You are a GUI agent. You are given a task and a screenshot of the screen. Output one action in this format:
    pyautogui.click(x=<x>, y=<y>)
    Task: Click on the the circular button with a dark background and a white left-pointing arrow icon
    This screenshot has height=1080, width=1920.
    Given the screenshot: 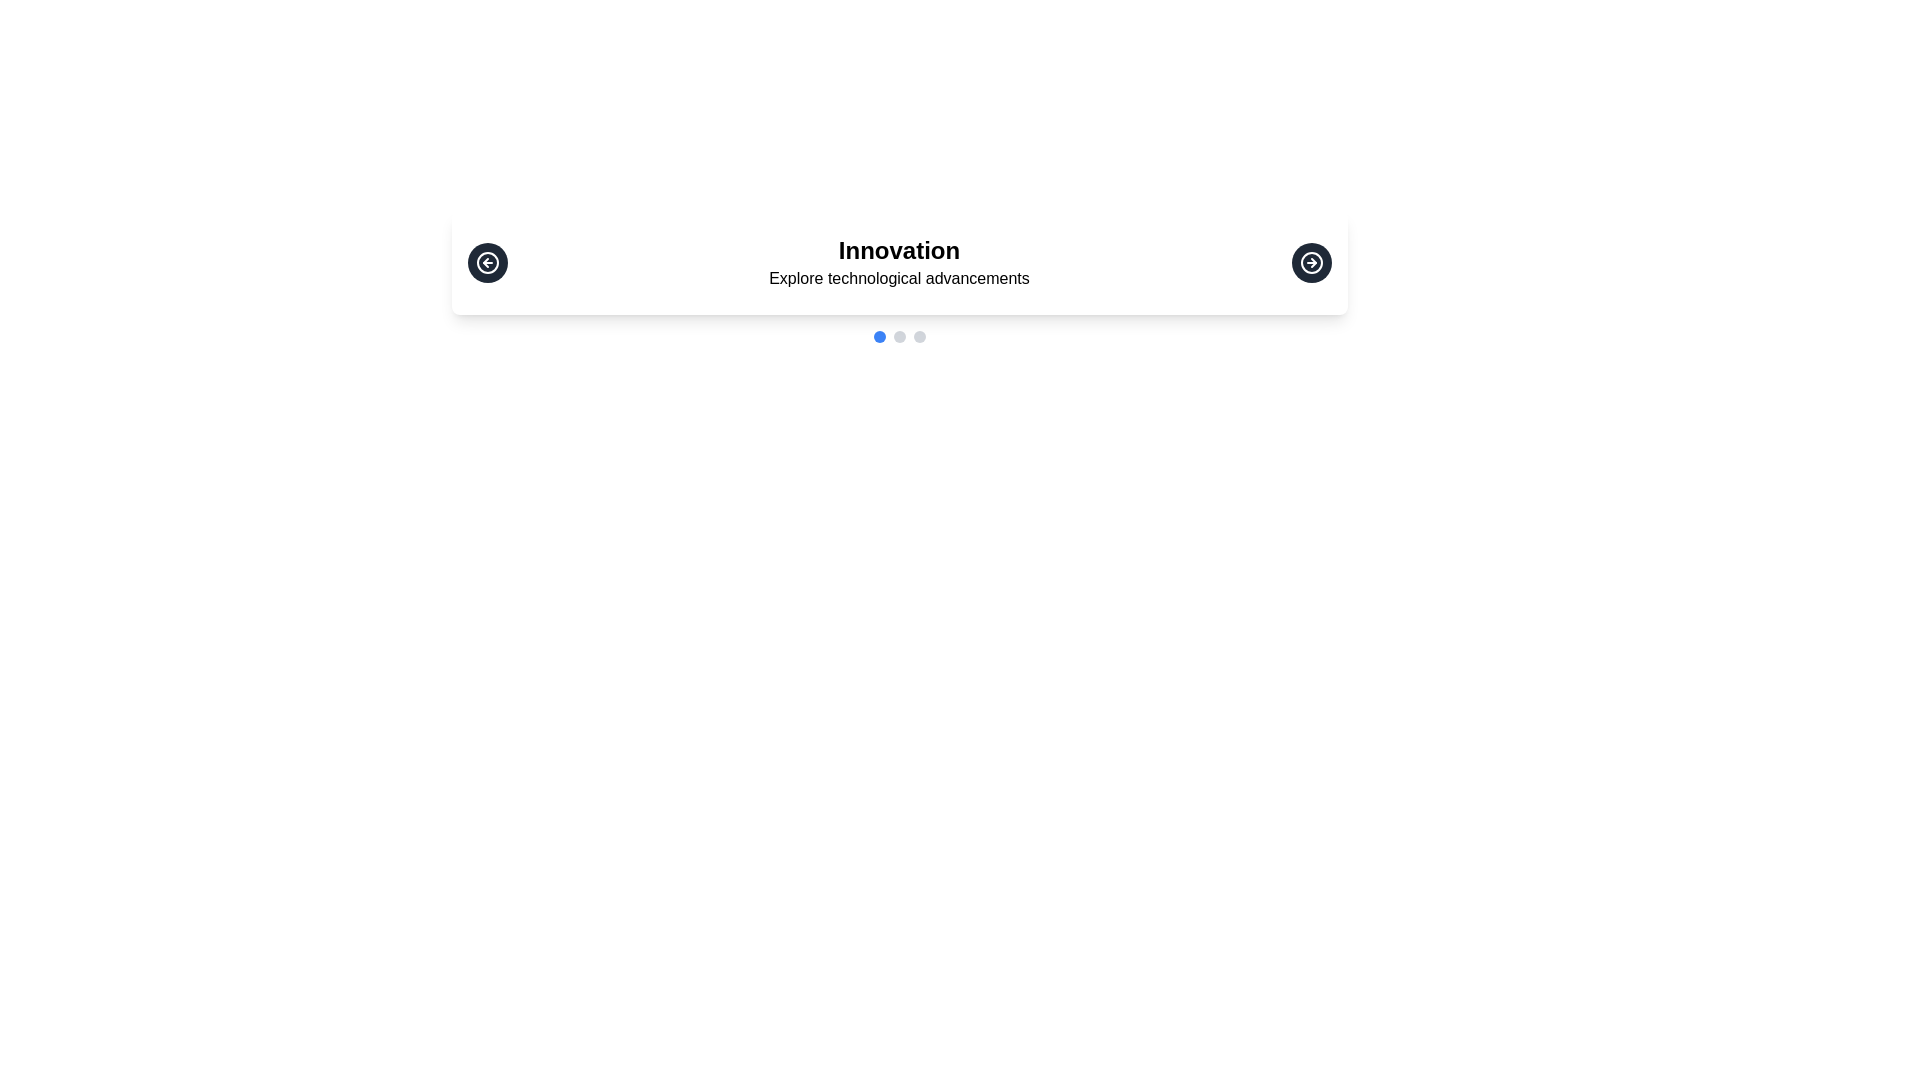 What is the action you would take?
    pyautogui.click(x=487, y=261)
    